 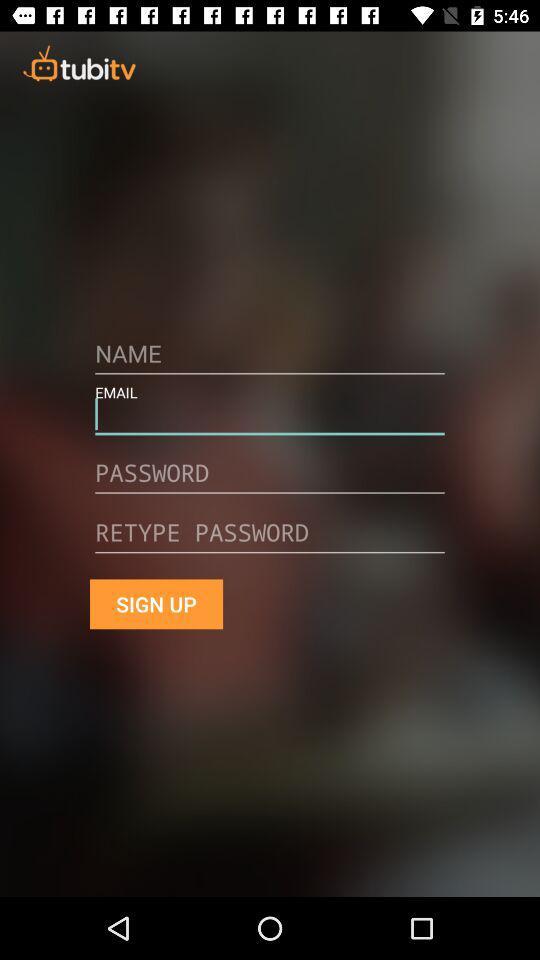 I want to click on retype password, so click(x=270, y=539).